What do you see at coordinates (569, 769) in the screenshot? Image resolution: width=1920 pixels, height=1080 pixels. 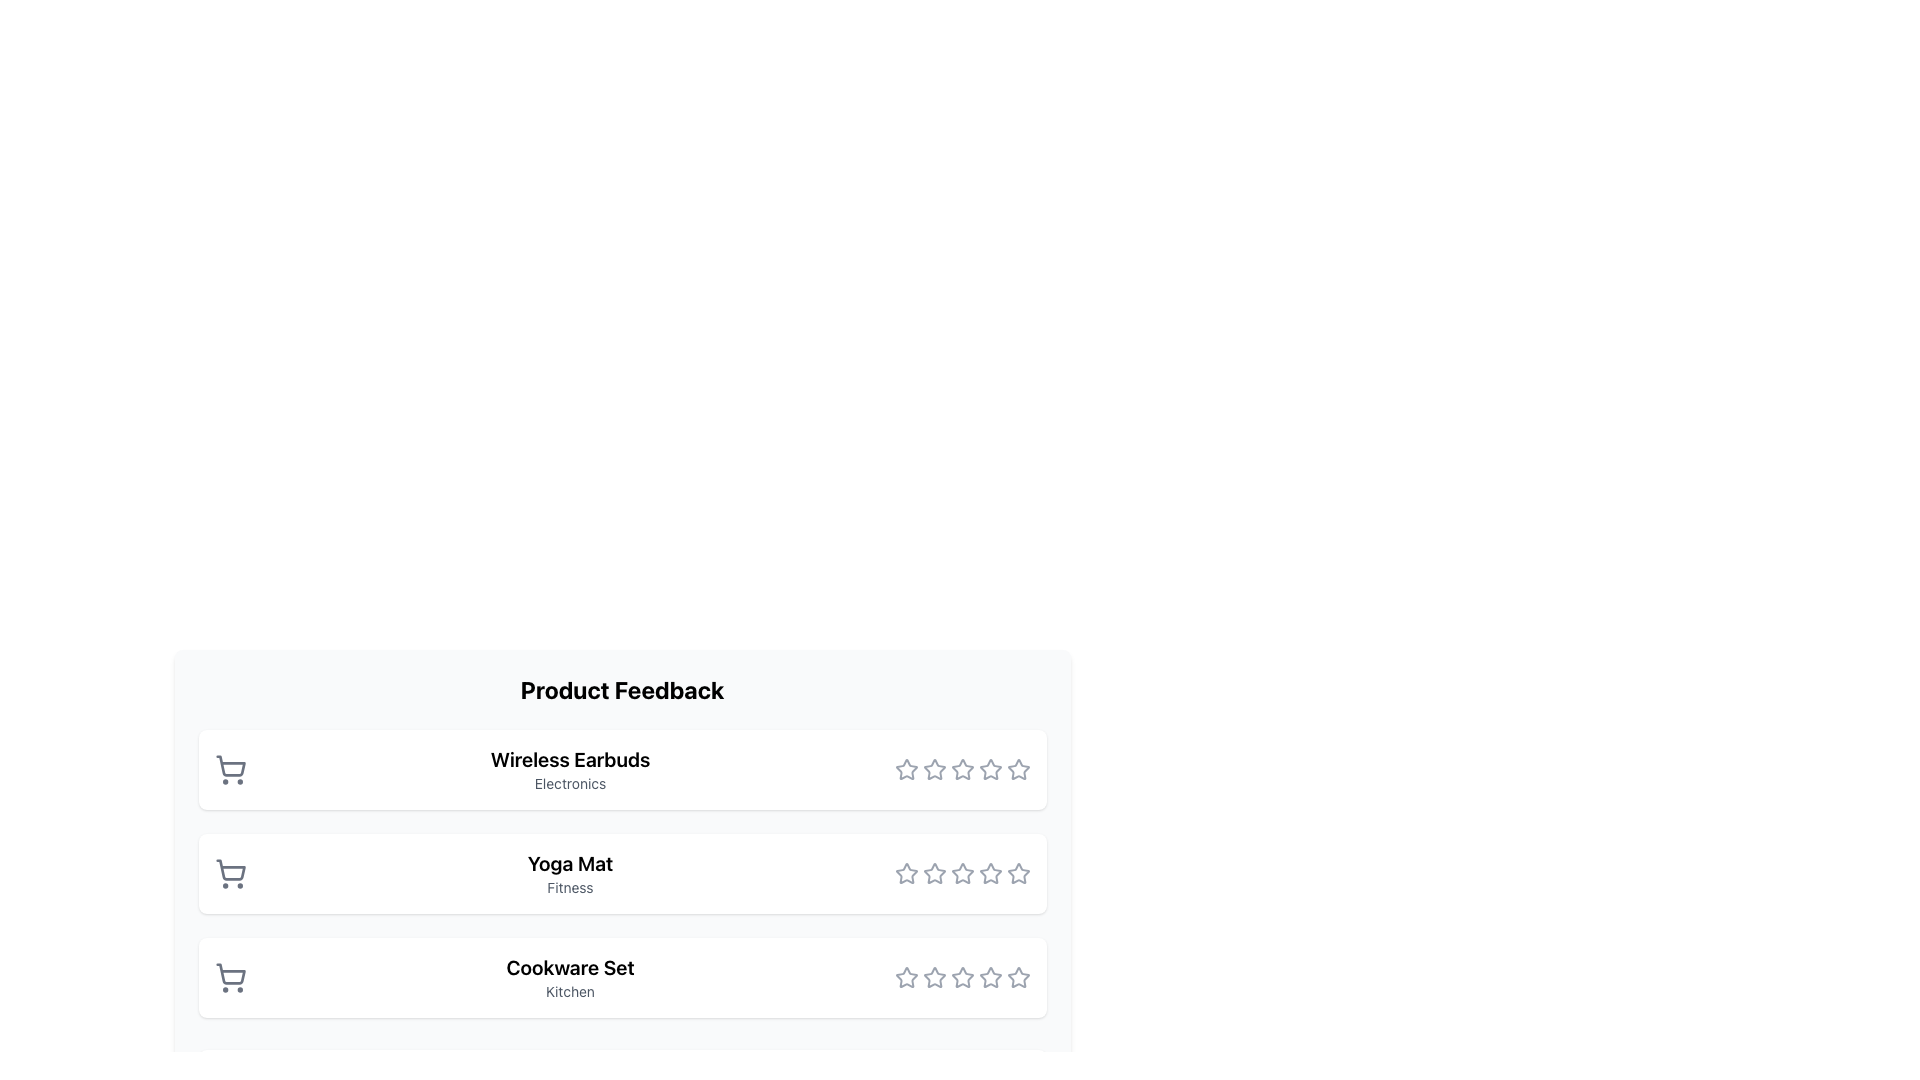 I see `the text label that describes the product in the first item of the product list, which is located to the right of a shopping cart icon and to the left of rating stars` at bounding box center [569, 769].